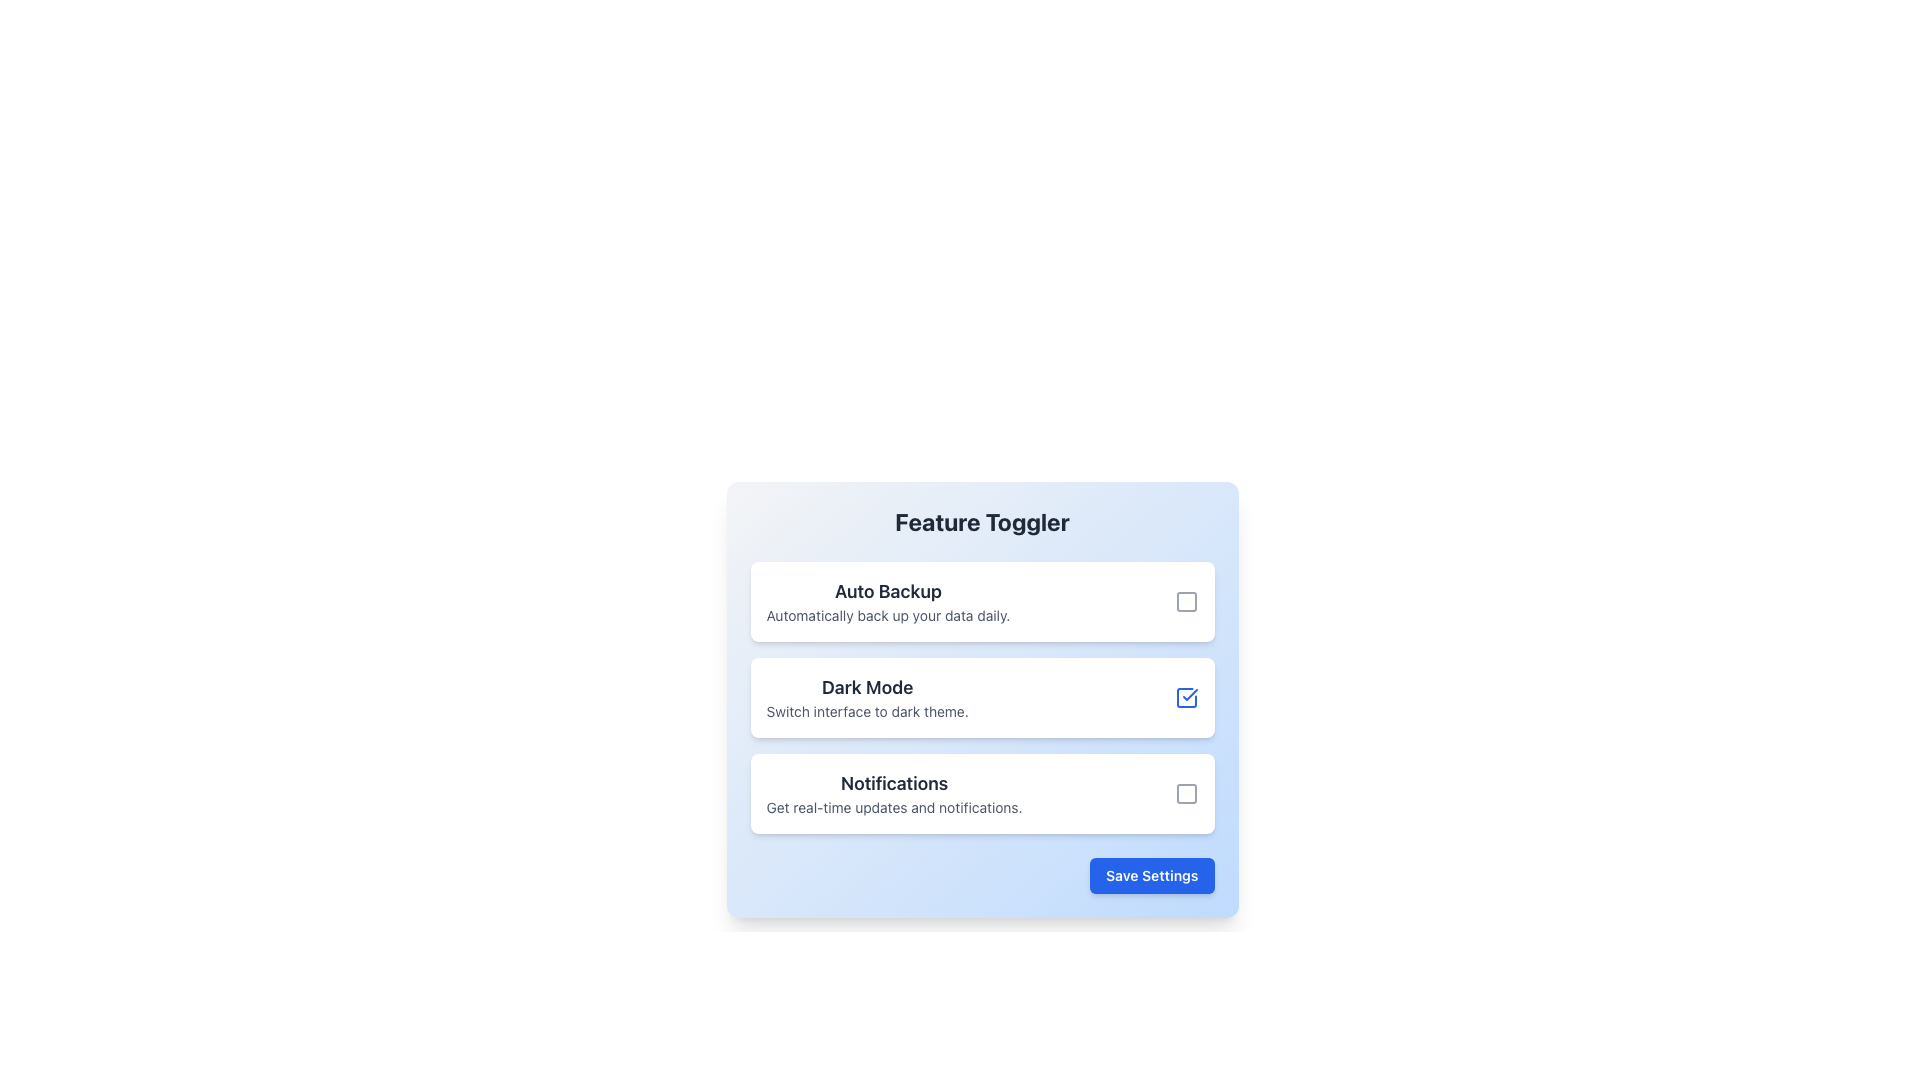  I want to click on the checkbox with a blue border and white background located in the 'Dark Mode' section of the 'Feature Toggles' interface, so click(1186, 697).